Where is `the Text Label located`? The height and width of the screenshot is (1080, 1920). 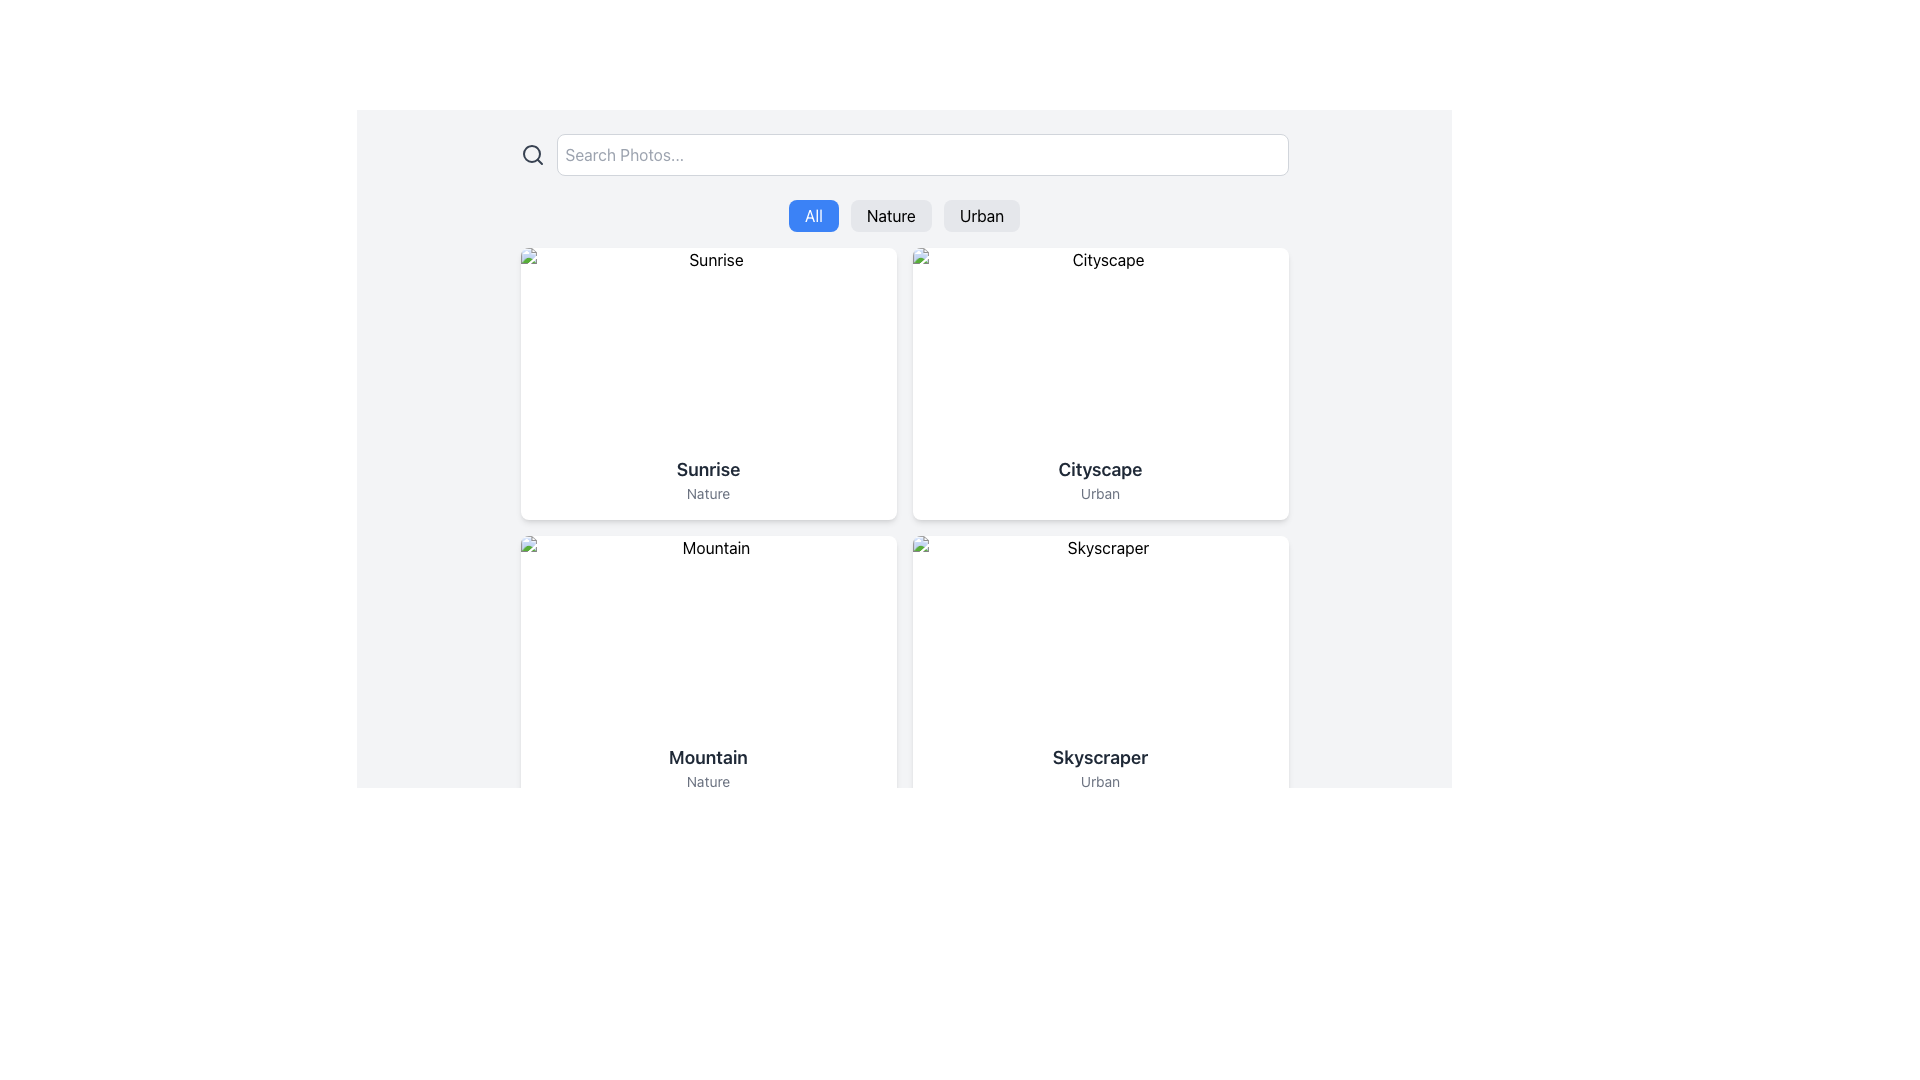
the Text Label located is located at coordinates (708, 758).